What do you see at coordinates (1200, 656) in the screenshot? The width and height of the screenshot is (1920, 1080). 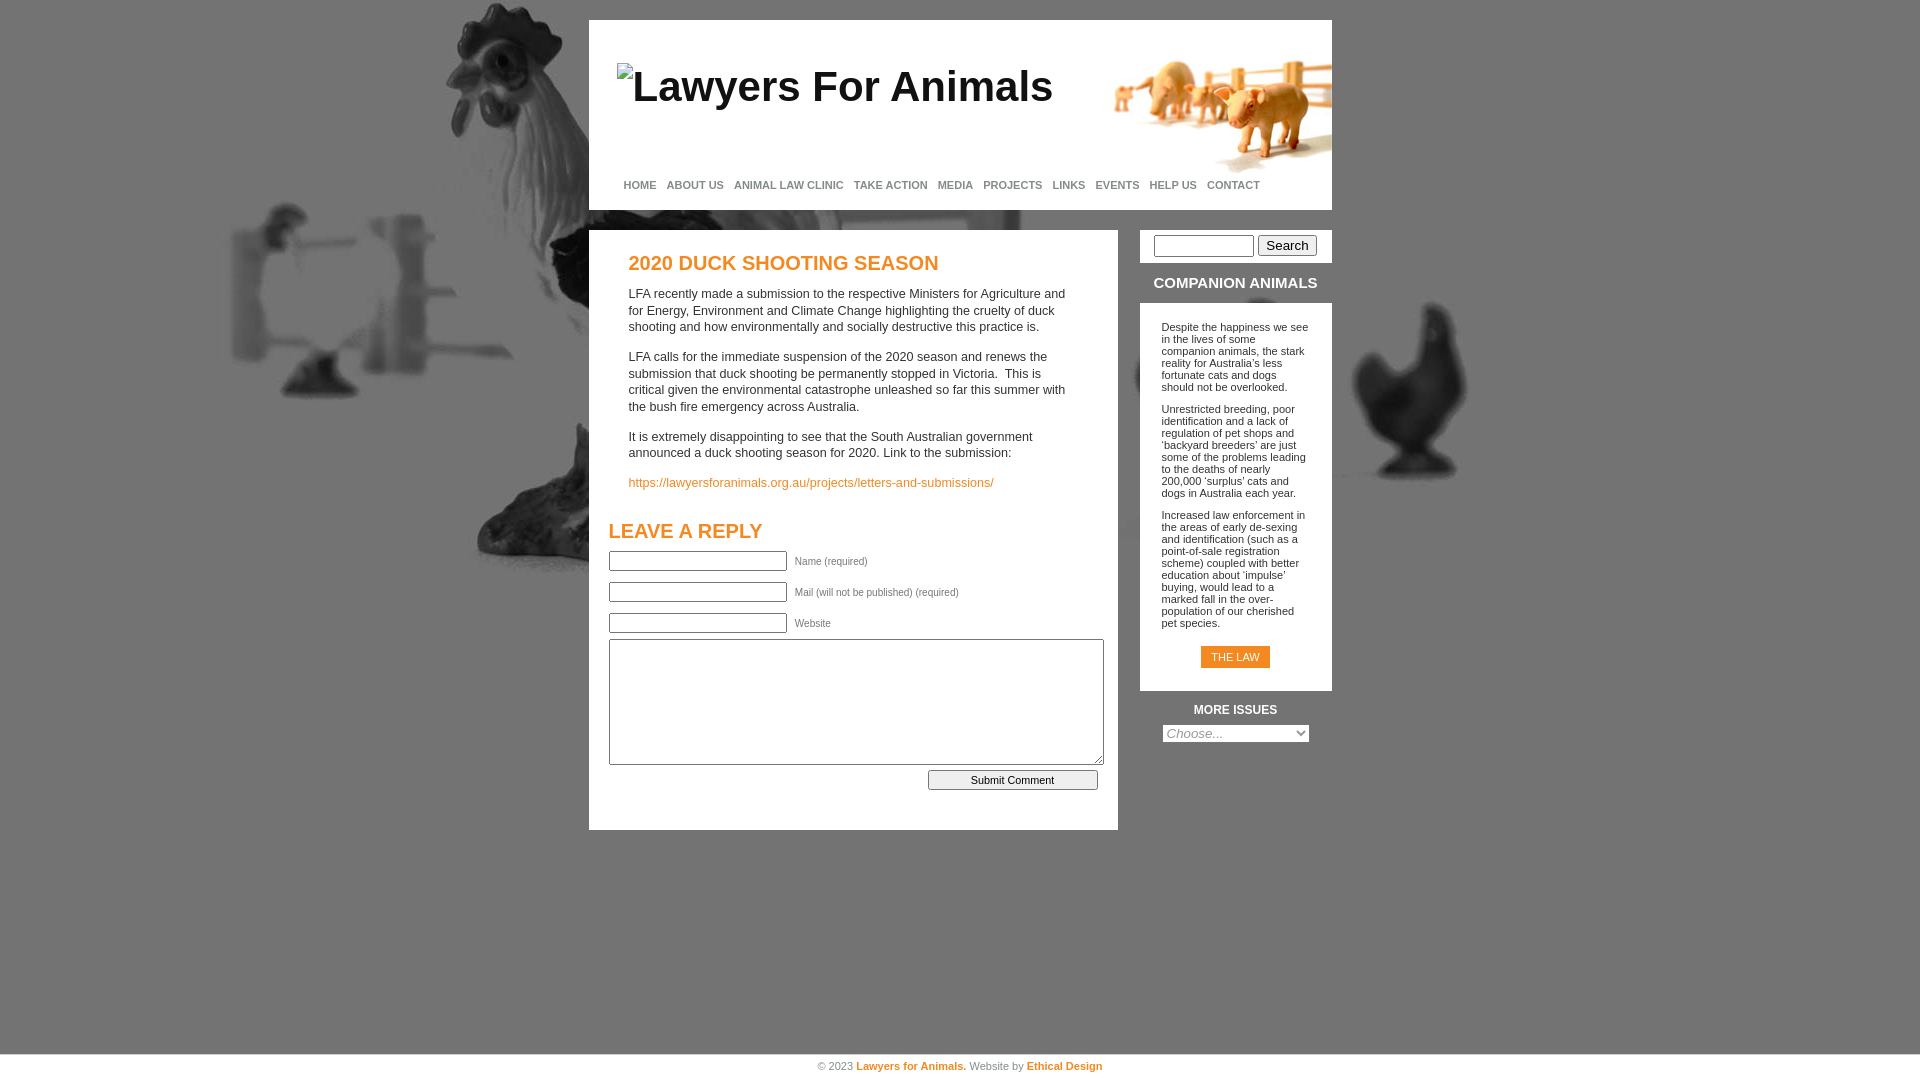 I see `'THE LAW'` at bounding box center [1200, 656].